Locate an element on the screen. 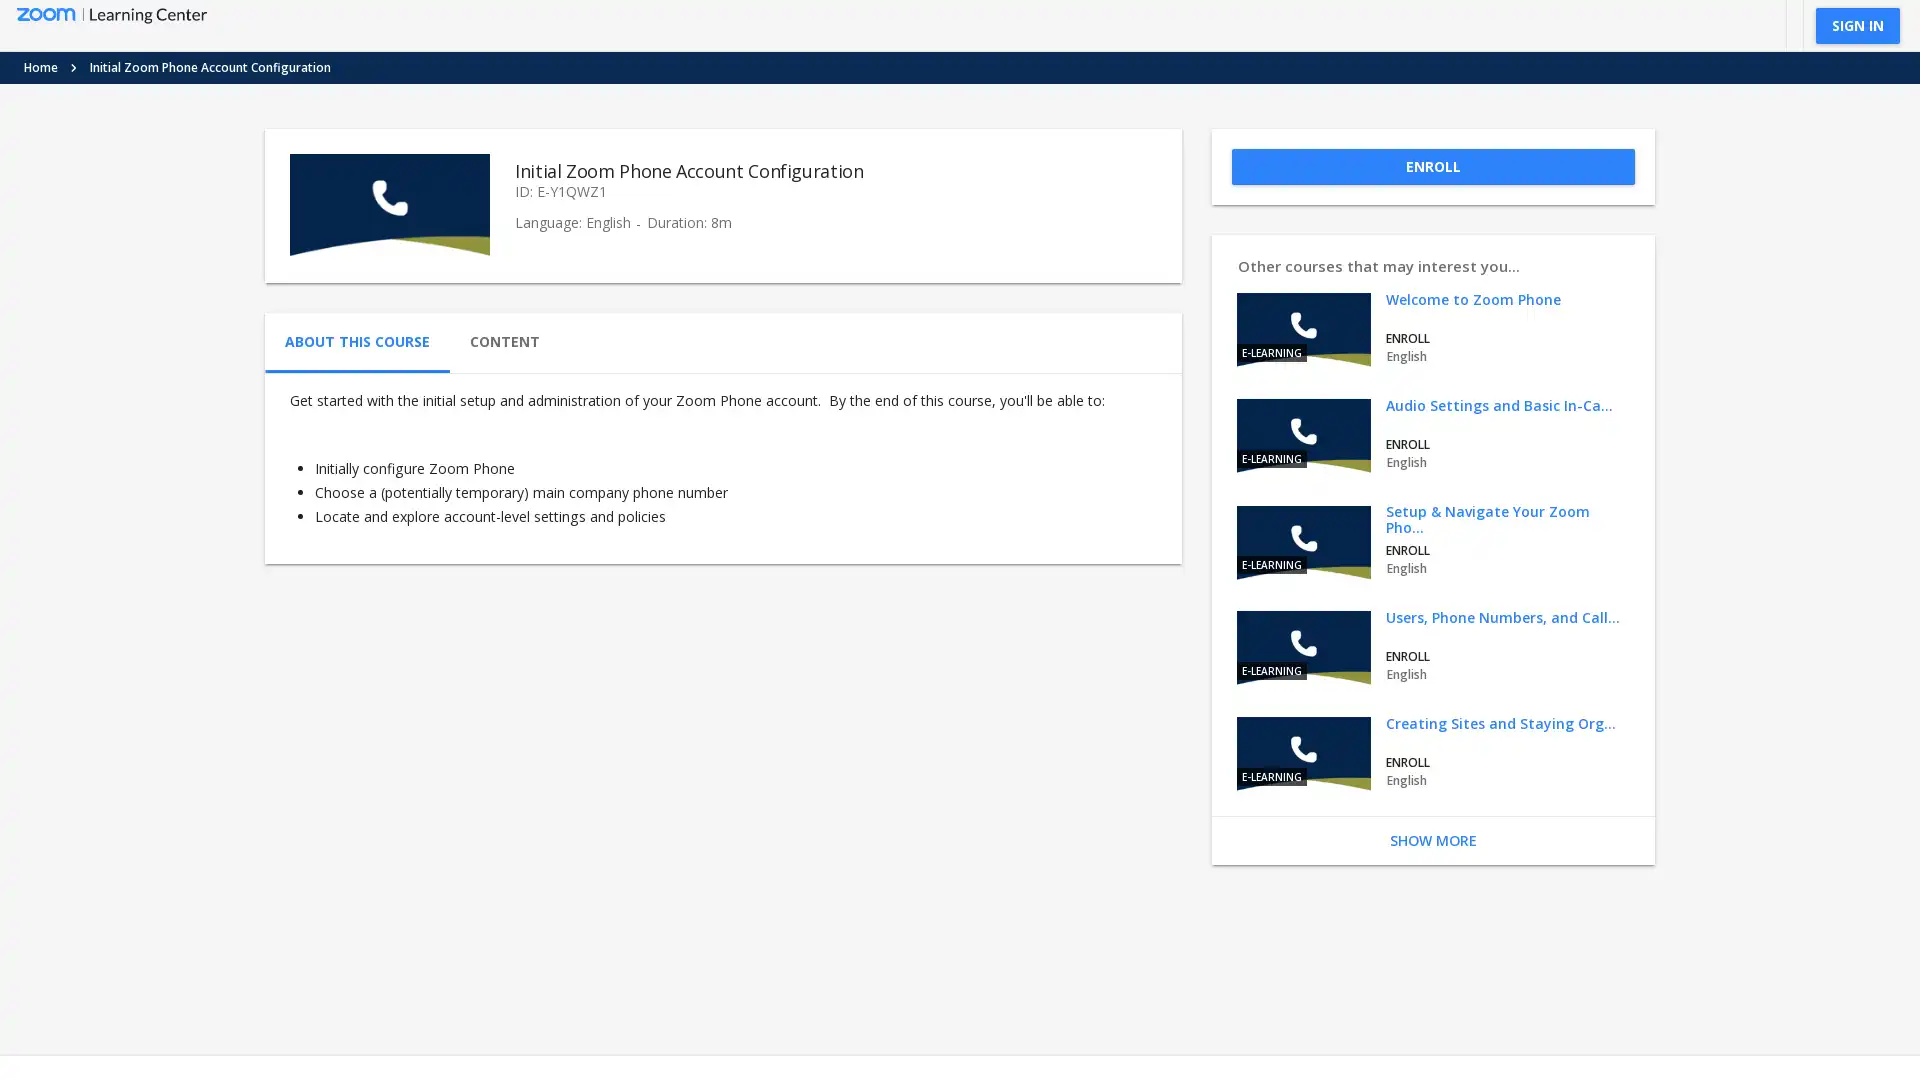  SIGN IN is located at coordinates (1856, 24).